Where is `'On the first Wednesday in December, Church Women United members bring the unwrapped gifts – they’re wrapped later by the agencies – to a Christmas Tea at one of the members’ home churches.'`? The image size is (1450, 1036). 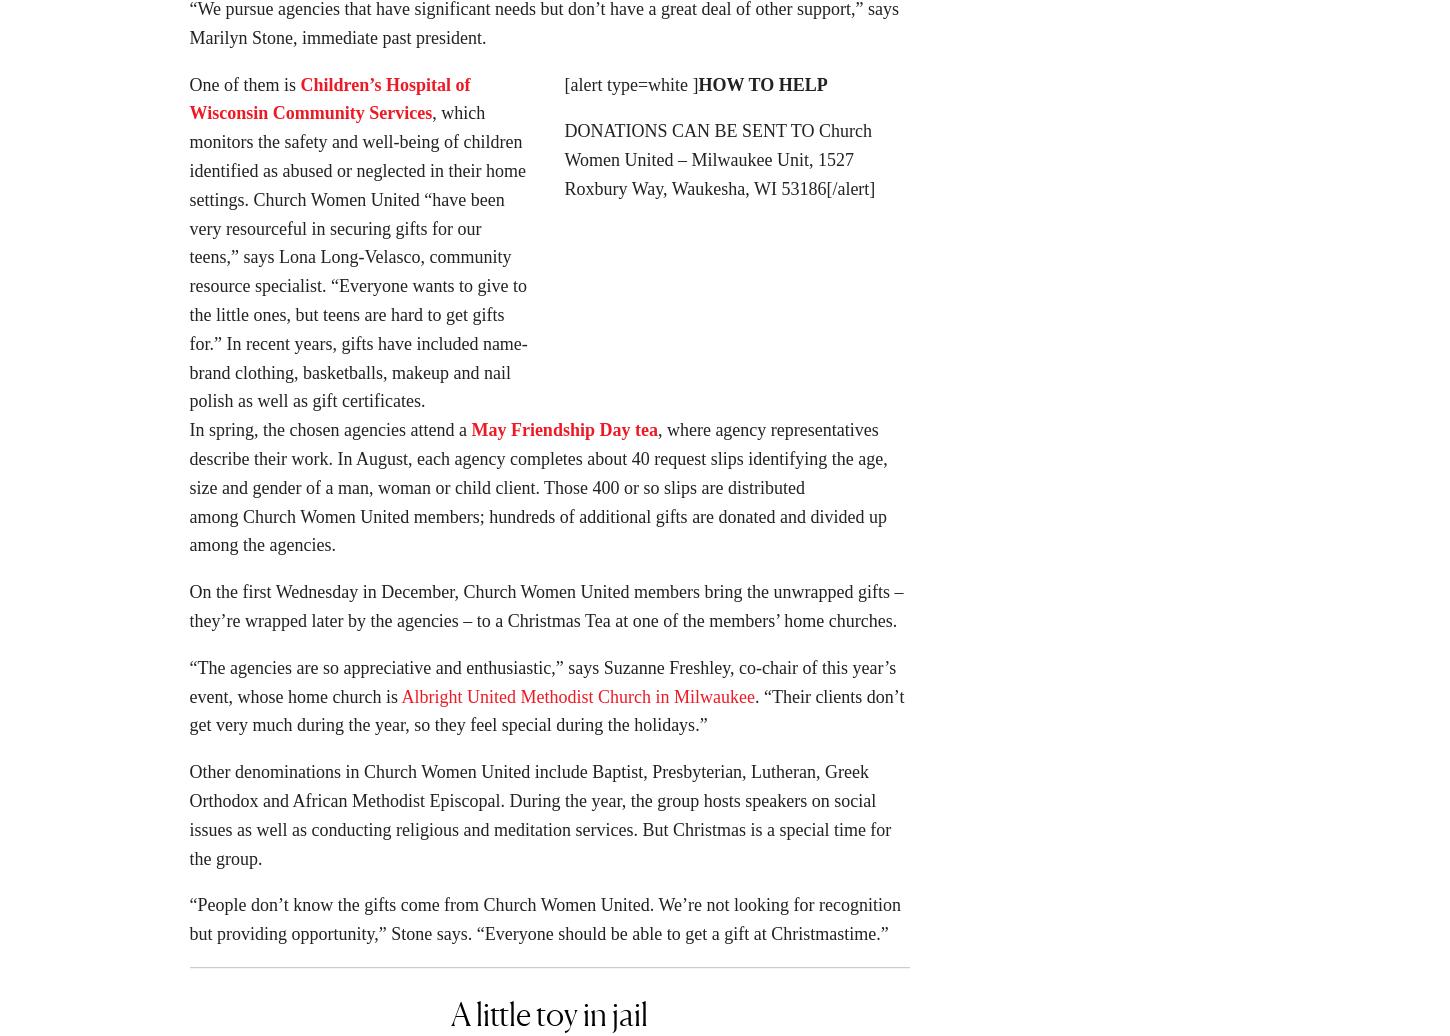
'On the first Wednesday in December, Church Women United members bring the unwrapped gifts – they’re wrapped later by the agencies – to a Christmas Tea at one of the members’ home churches.' is located at coordinates (187, 612).